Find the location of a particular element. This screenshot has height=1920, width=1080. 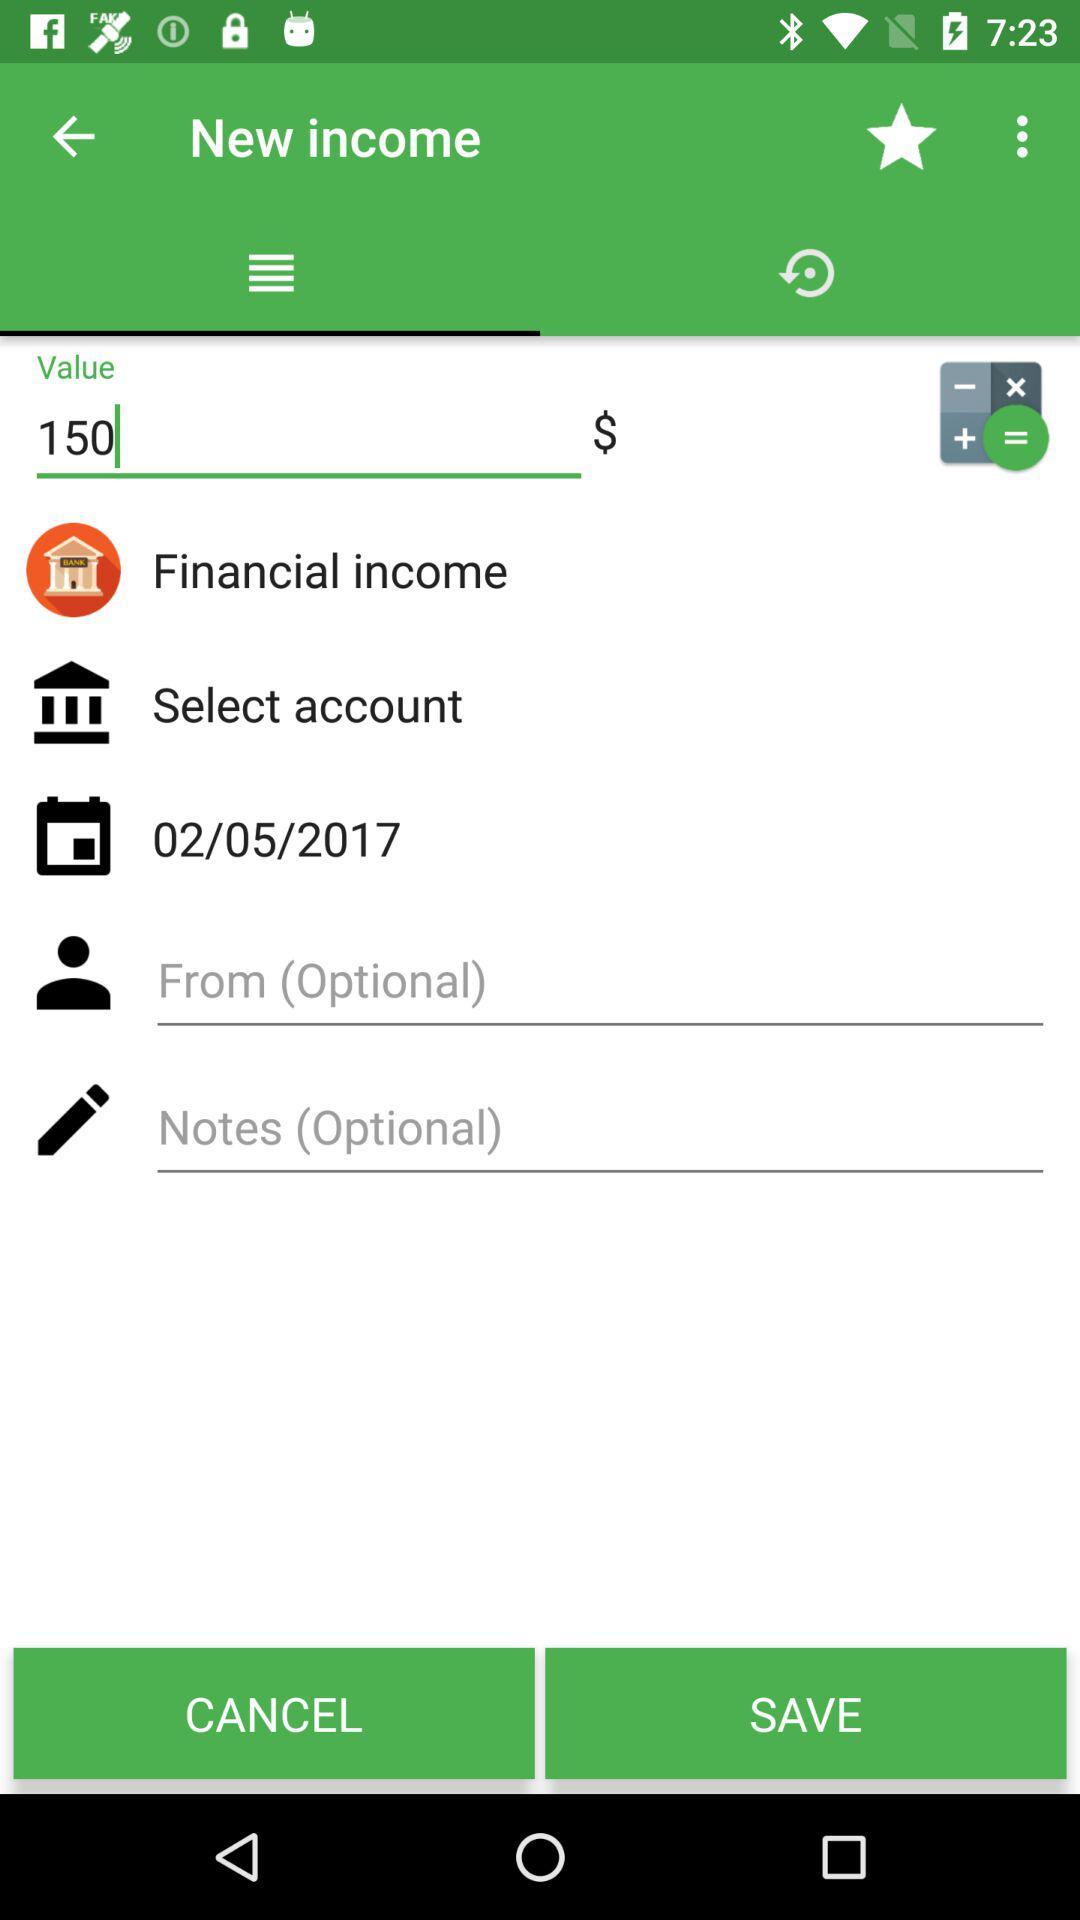

hits option is located at coordinates (599, 1133).